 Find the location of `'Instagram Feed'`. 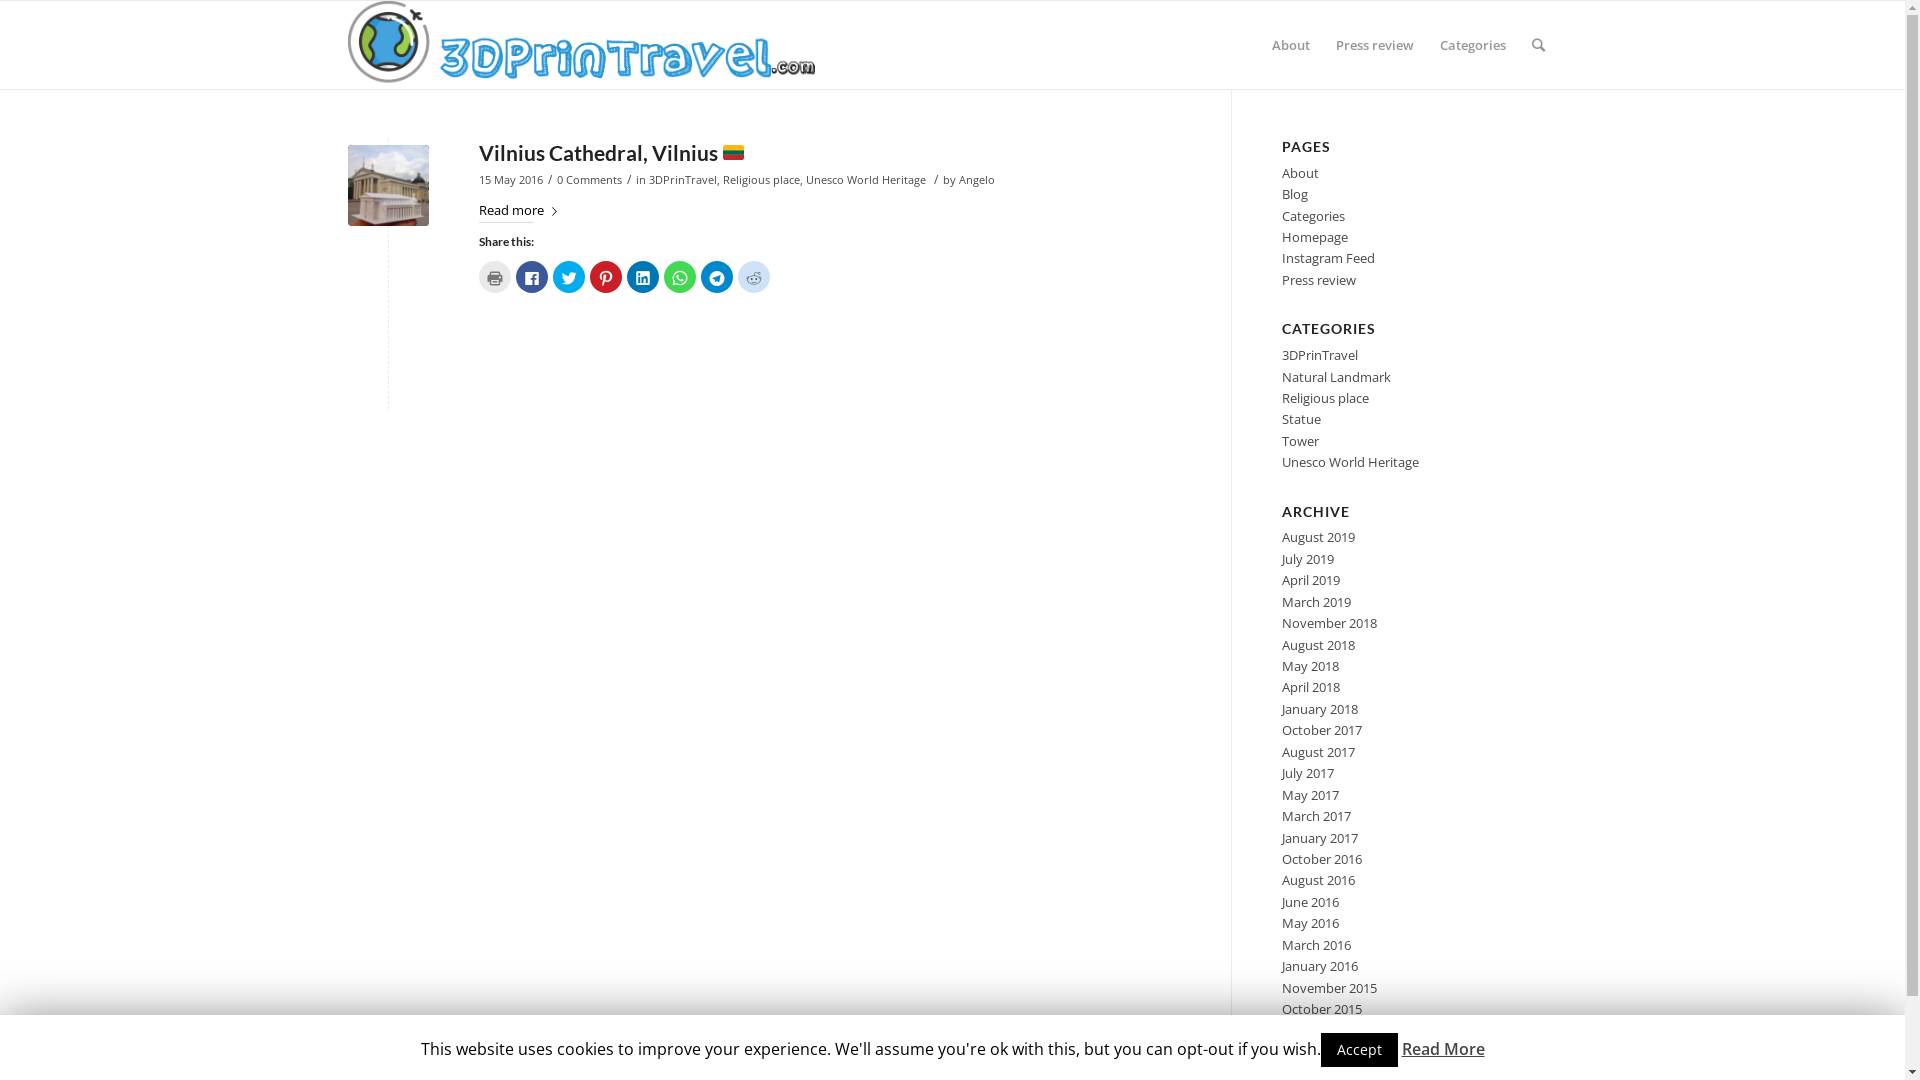

'Instagram Feed' is located at coordinates (1328, 257).